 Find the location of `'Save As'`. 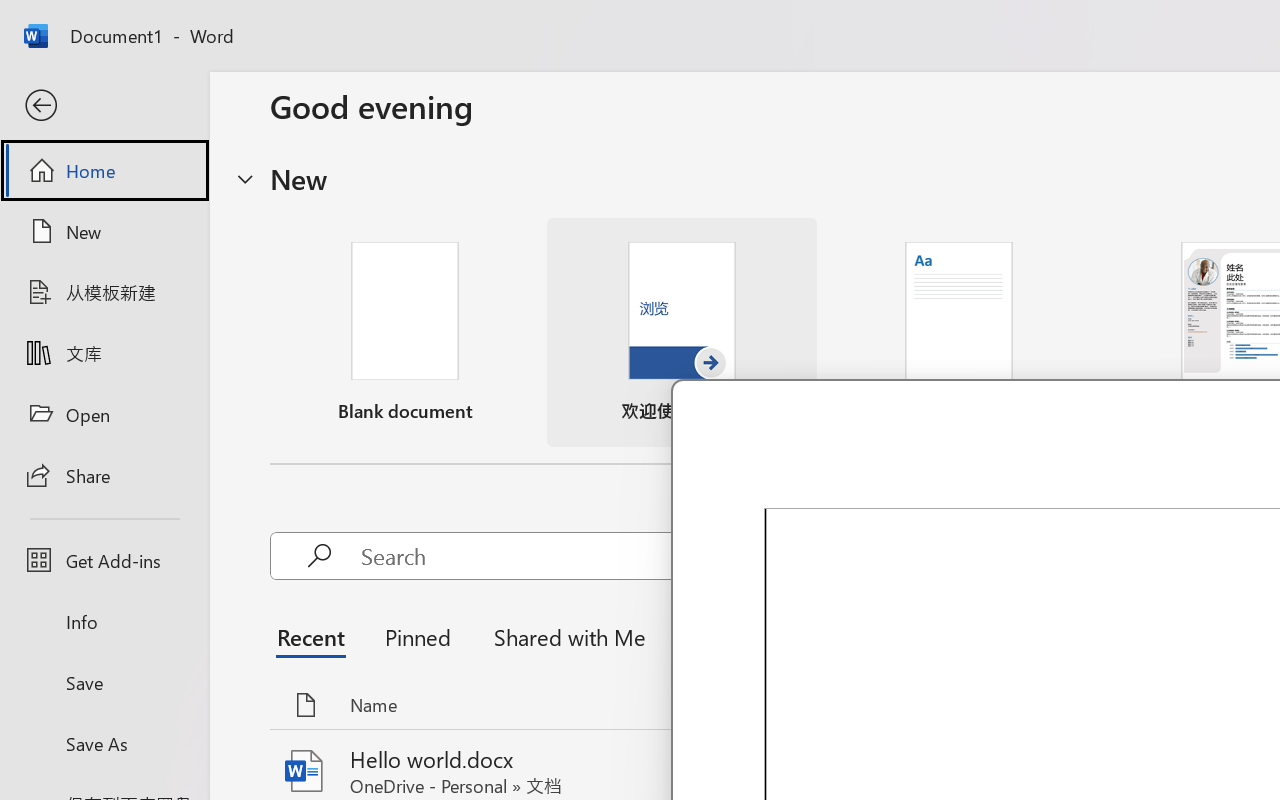

'Save As' is located at coordinates (103, 743).